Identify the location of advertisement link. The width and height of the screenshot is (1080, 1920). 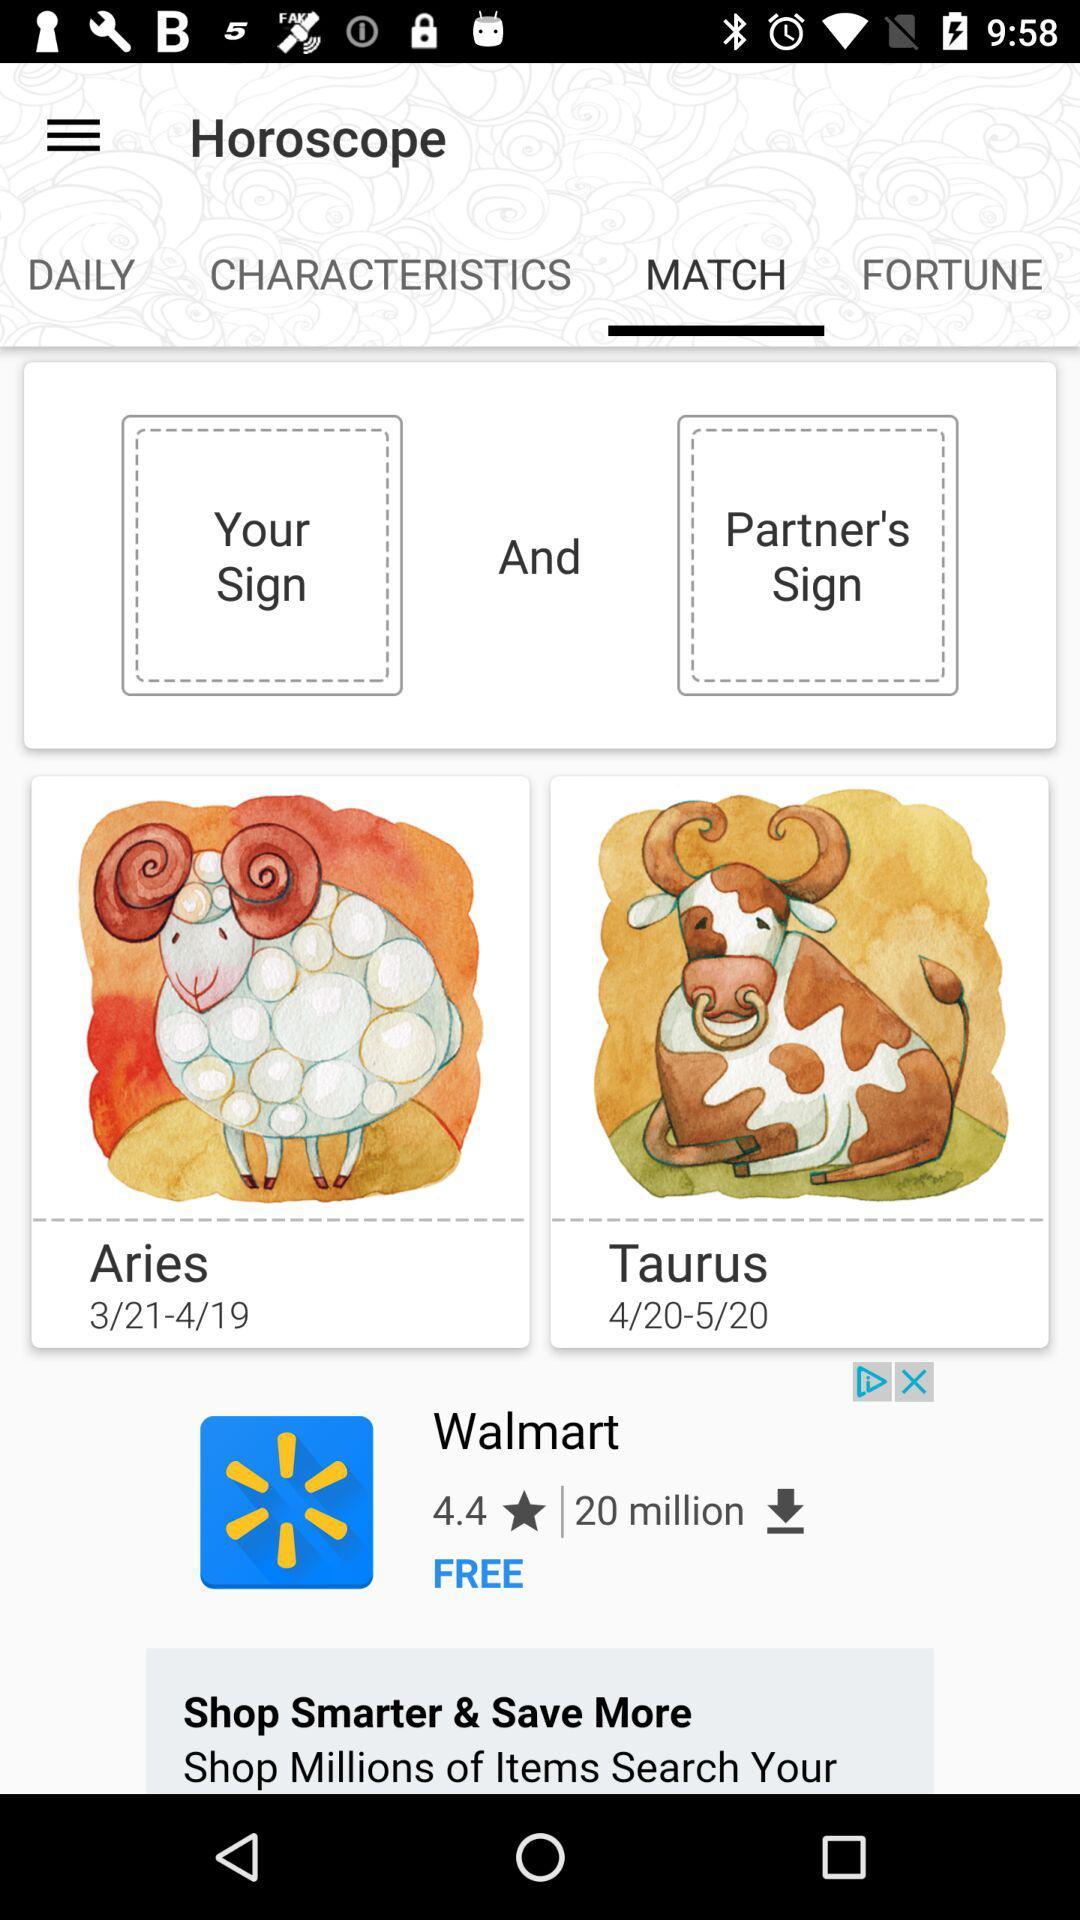
(540, 1577).